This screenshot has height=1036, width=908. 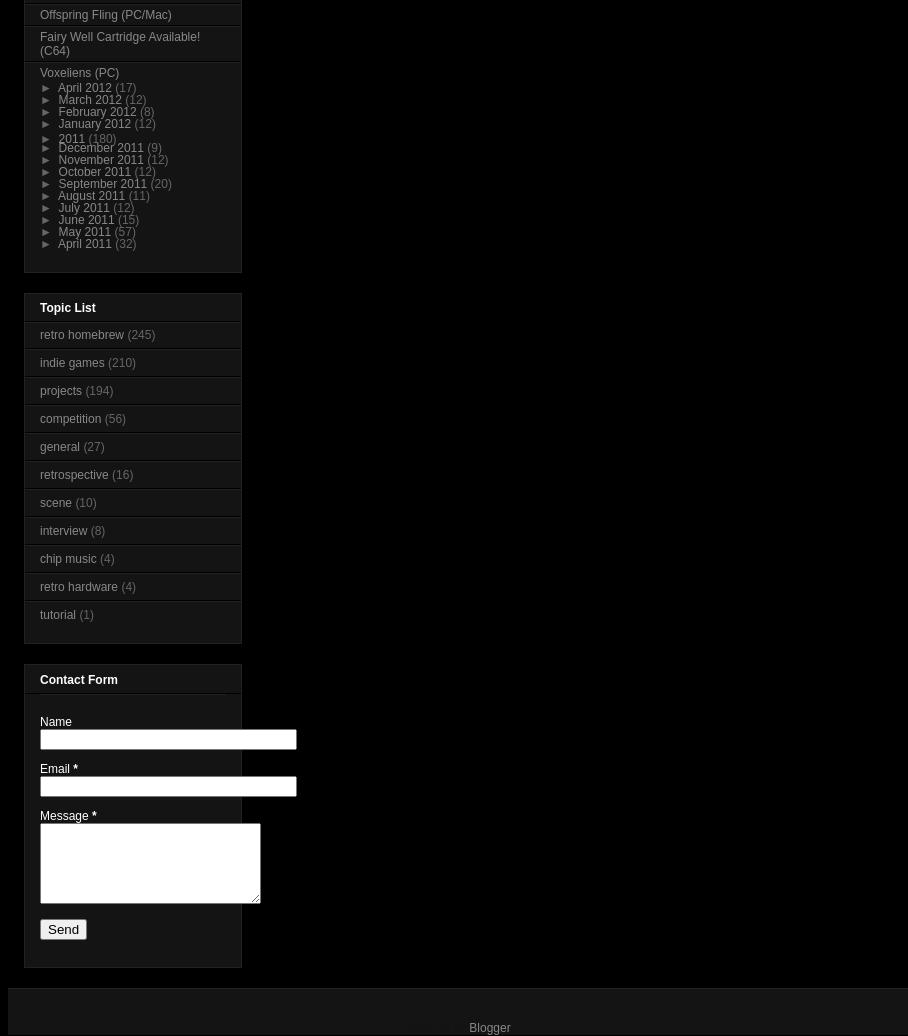 I want to click on 'Blogger', so click(x=488, y=1026).